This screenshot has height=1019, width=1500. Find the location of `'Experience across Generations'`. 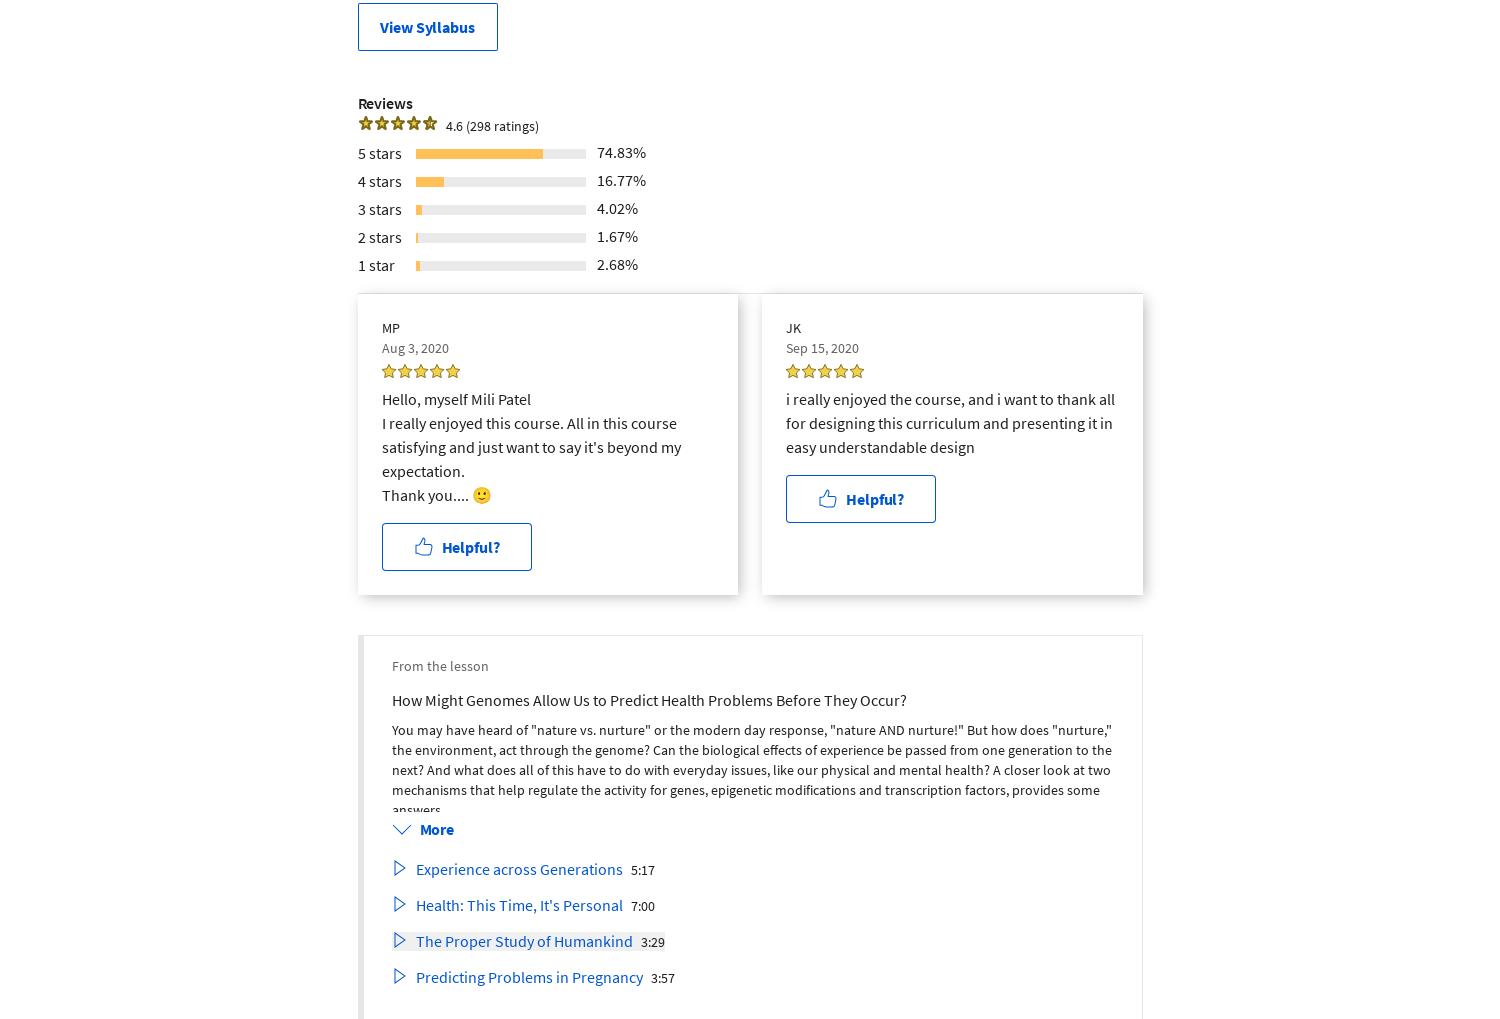

'Experience across Generations' is located at coordinates (518, 868).